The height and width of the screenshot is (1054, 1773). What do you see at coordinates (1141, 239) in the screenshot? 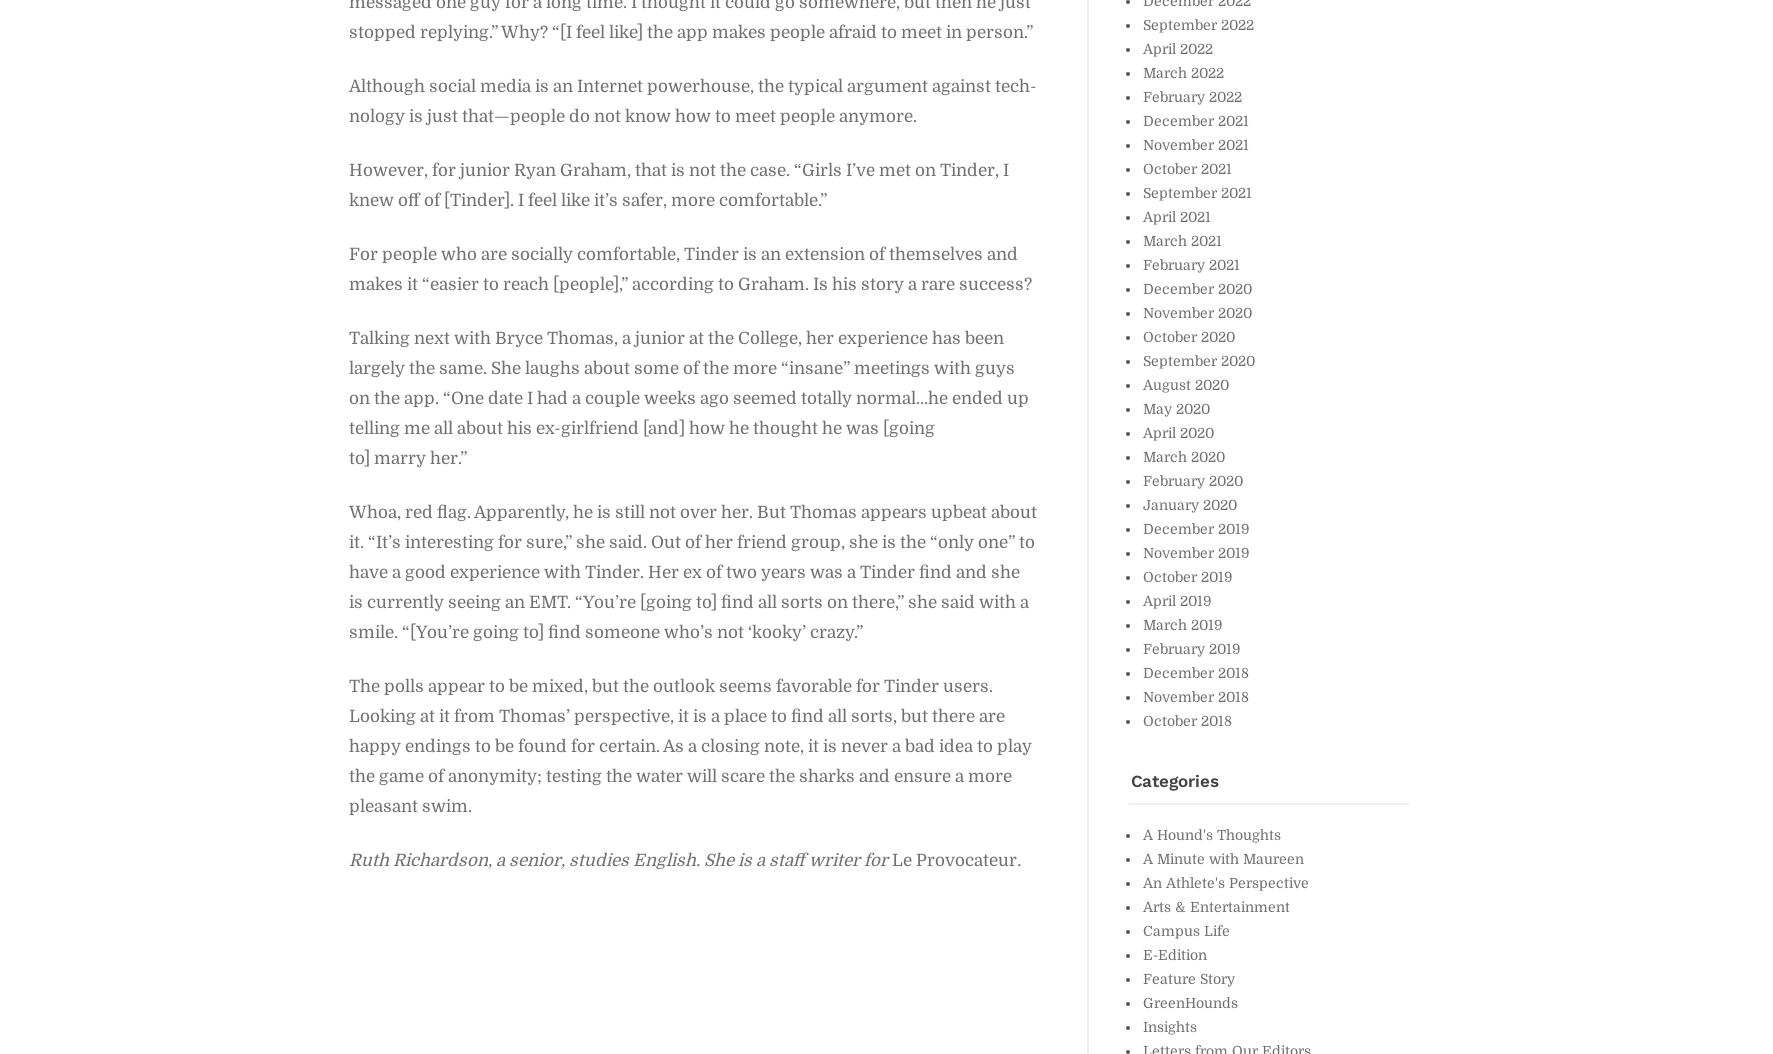
I see `'March 2021'` at bounding box center [1141, 239].